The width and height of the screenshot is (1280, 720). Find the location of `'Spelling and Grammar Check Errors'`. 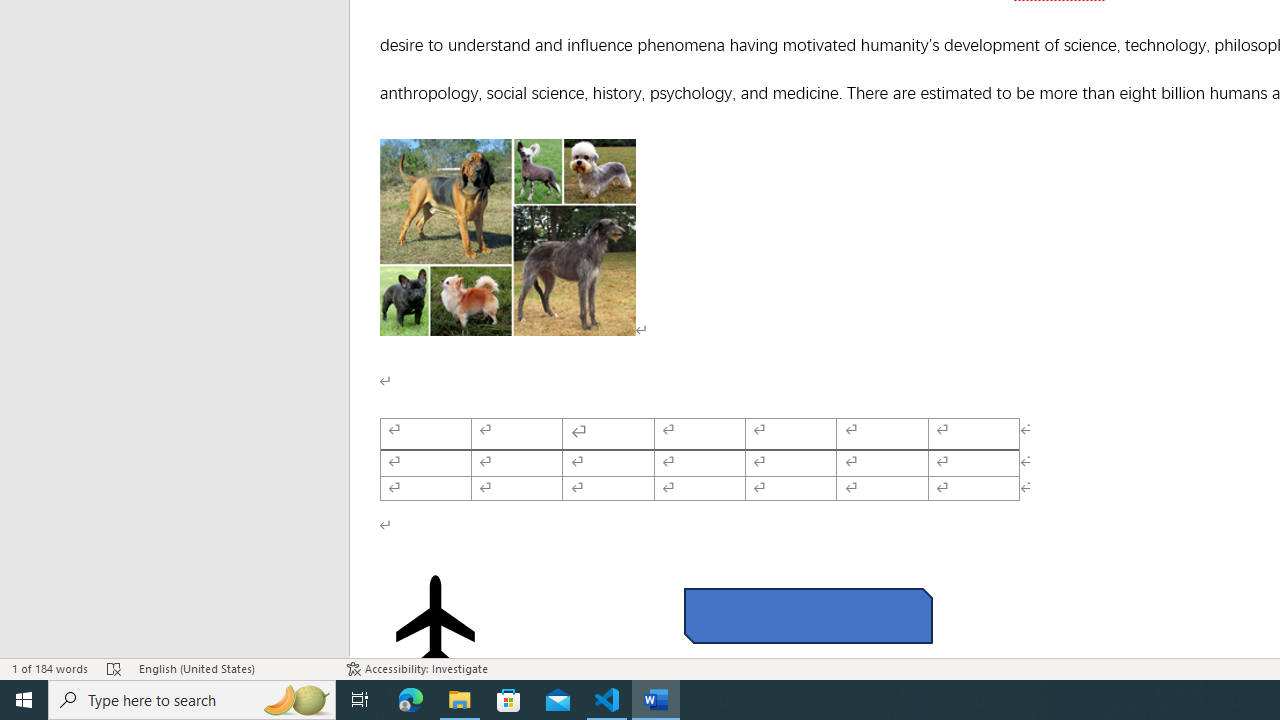

'Spelling and Grammar Check Errors' is located at coordinates (113, 669).